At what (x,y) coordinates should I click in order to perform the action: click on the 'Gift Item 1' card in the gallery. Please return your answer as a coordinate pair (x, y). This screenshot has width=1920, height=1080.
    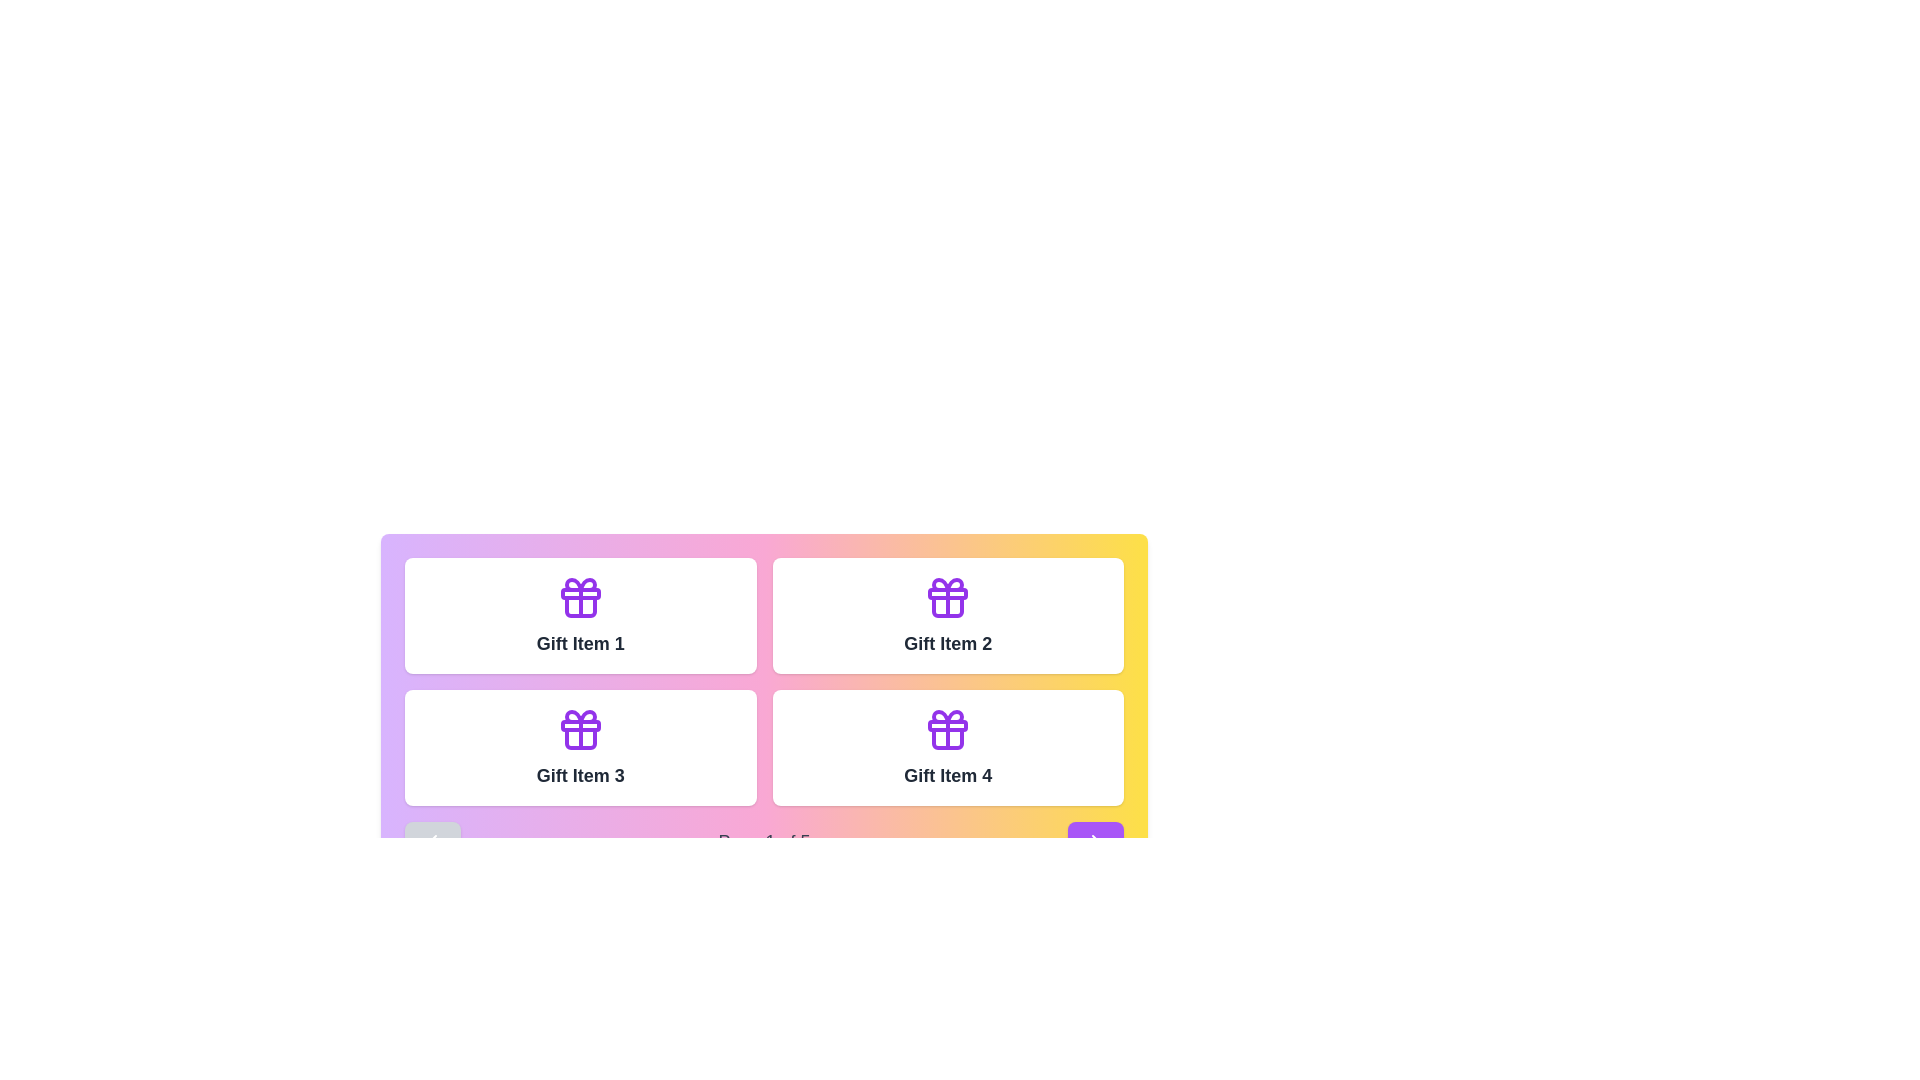
    Looking at the image, I should click on (579, 615).